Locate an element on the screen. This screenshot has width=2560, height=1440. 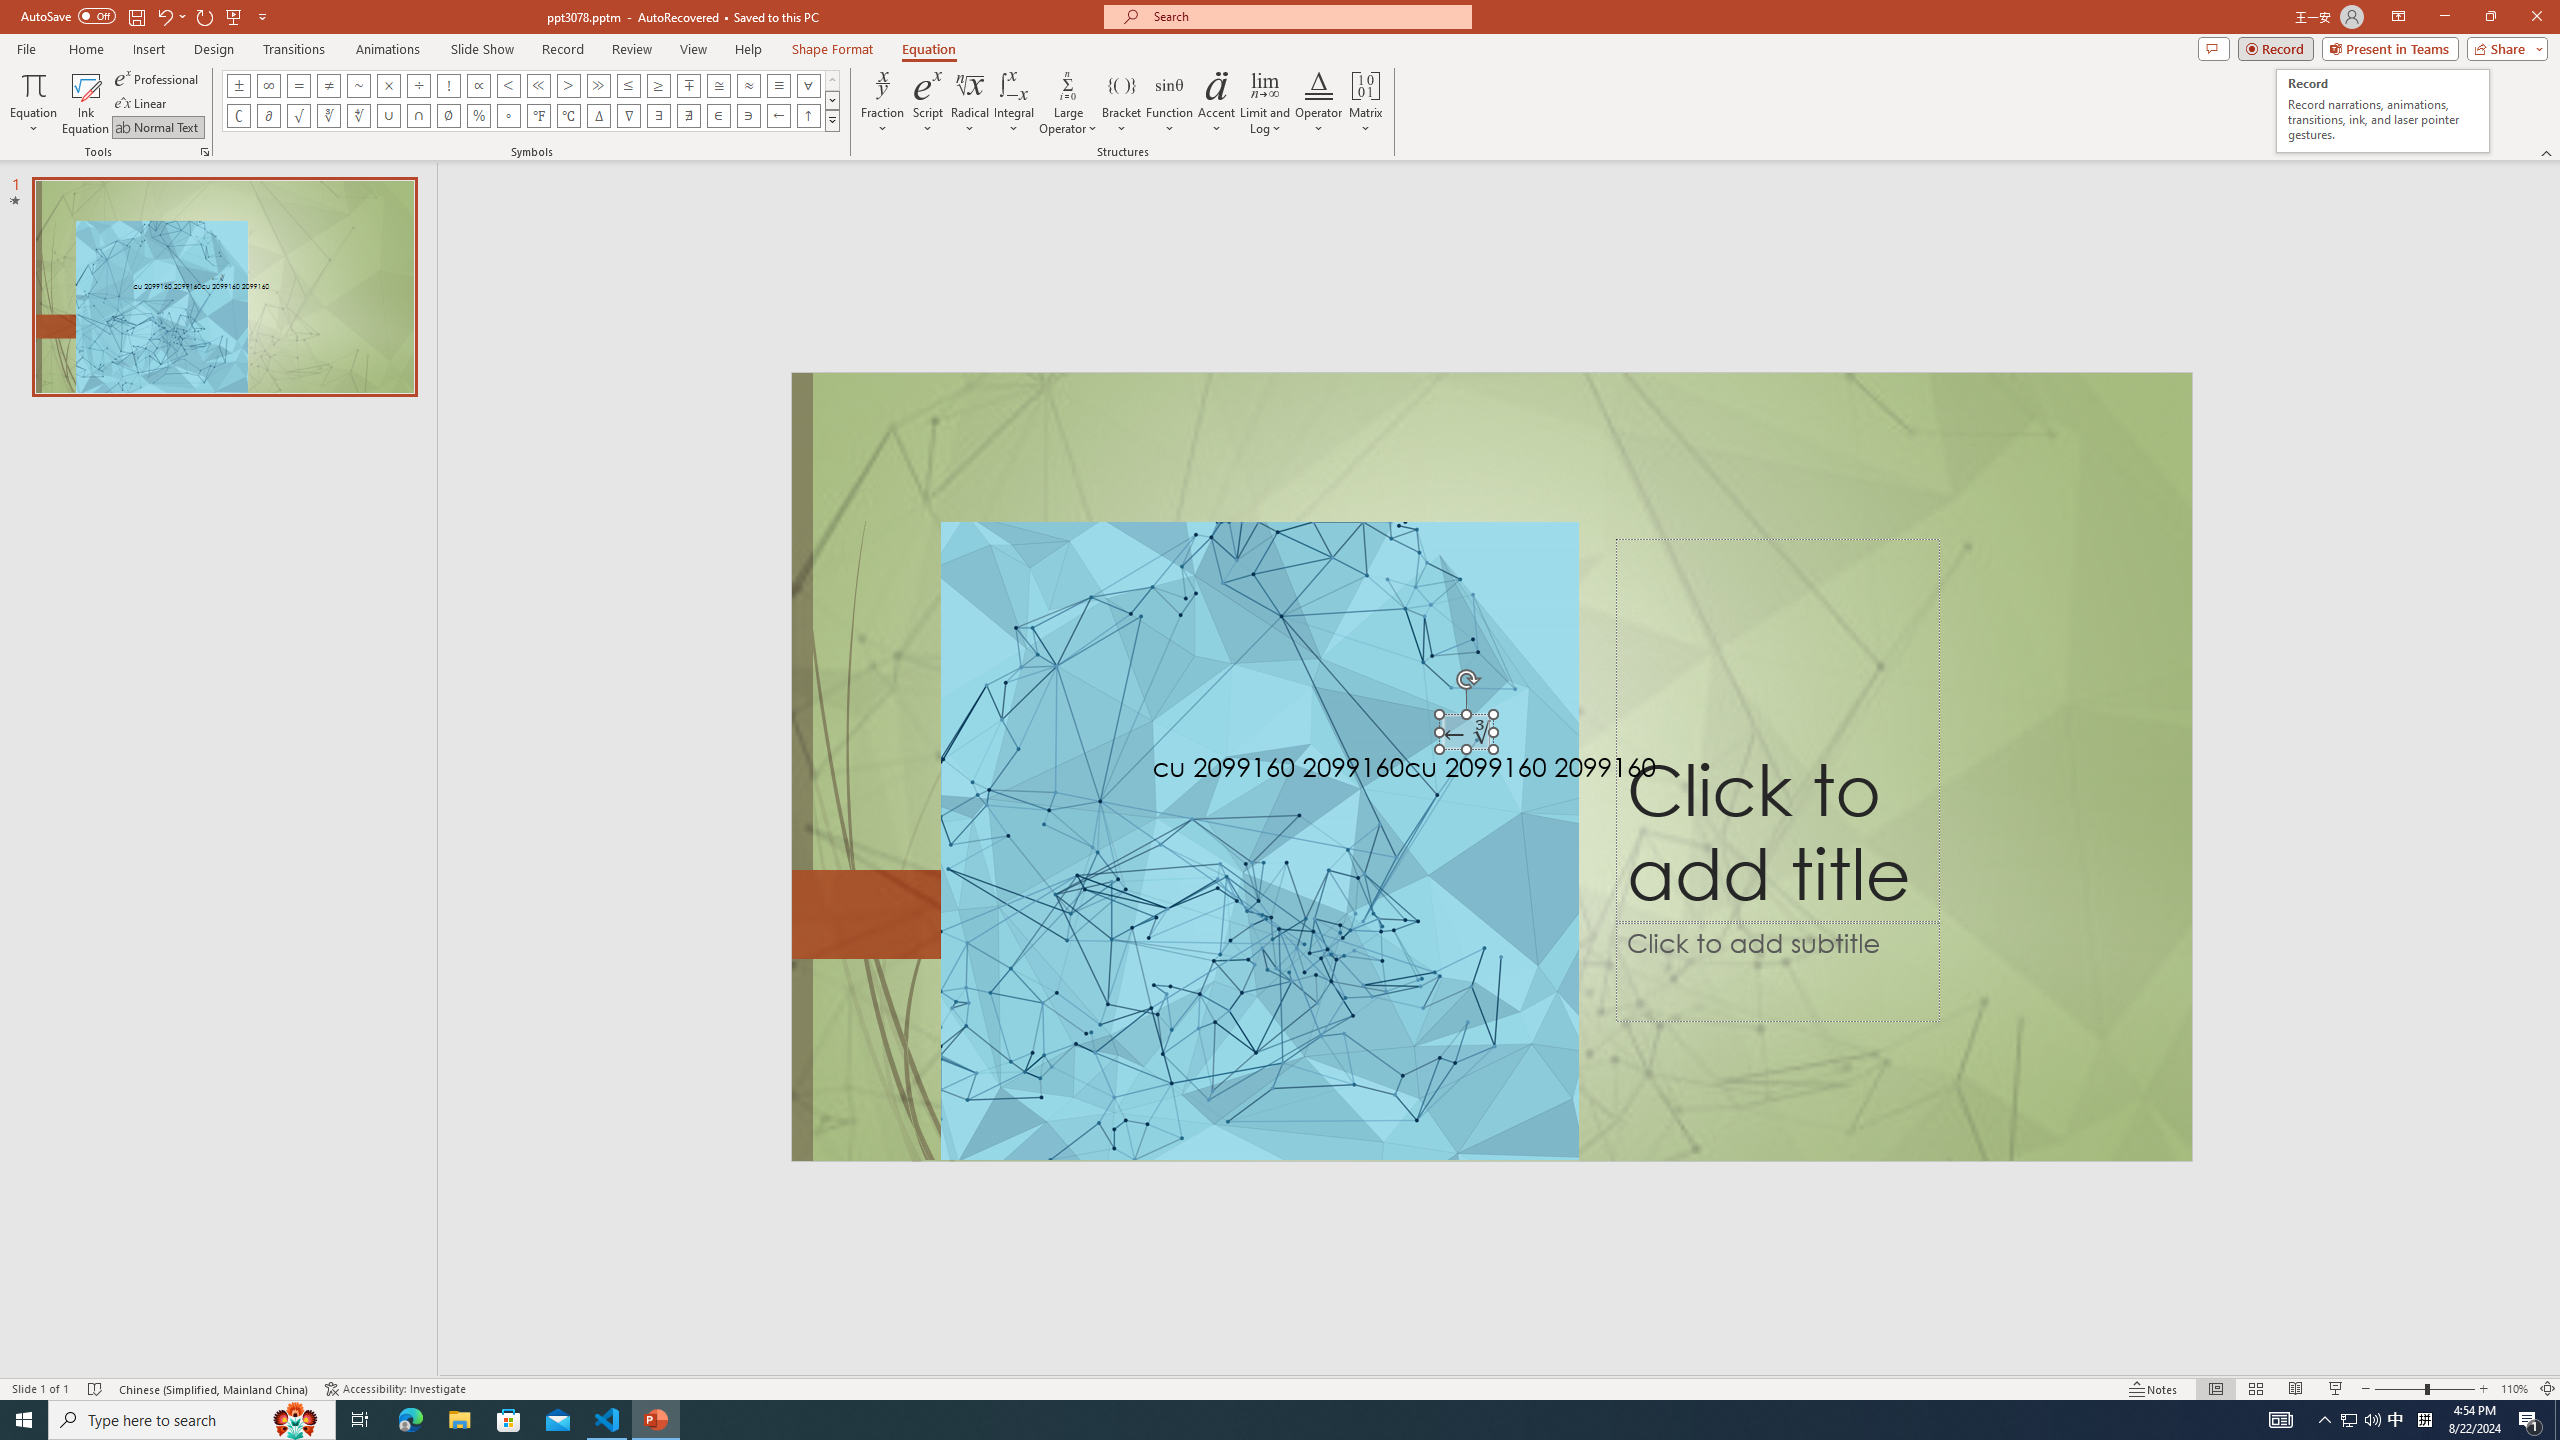
'Equation Symbol Plus Minus' is located at coordinates (239, 84).